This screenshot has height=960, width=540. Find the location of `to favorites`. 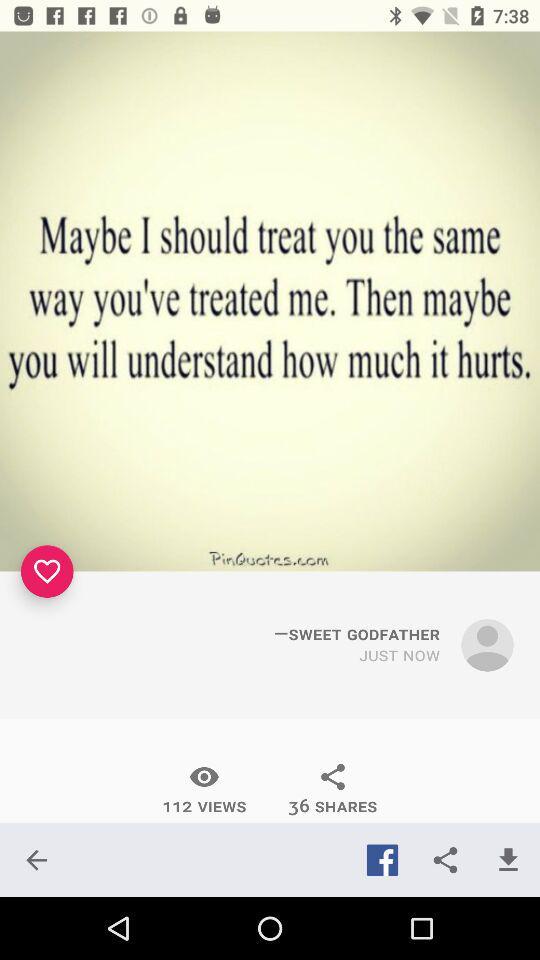

to favorites is located at coordinates (47, 571).